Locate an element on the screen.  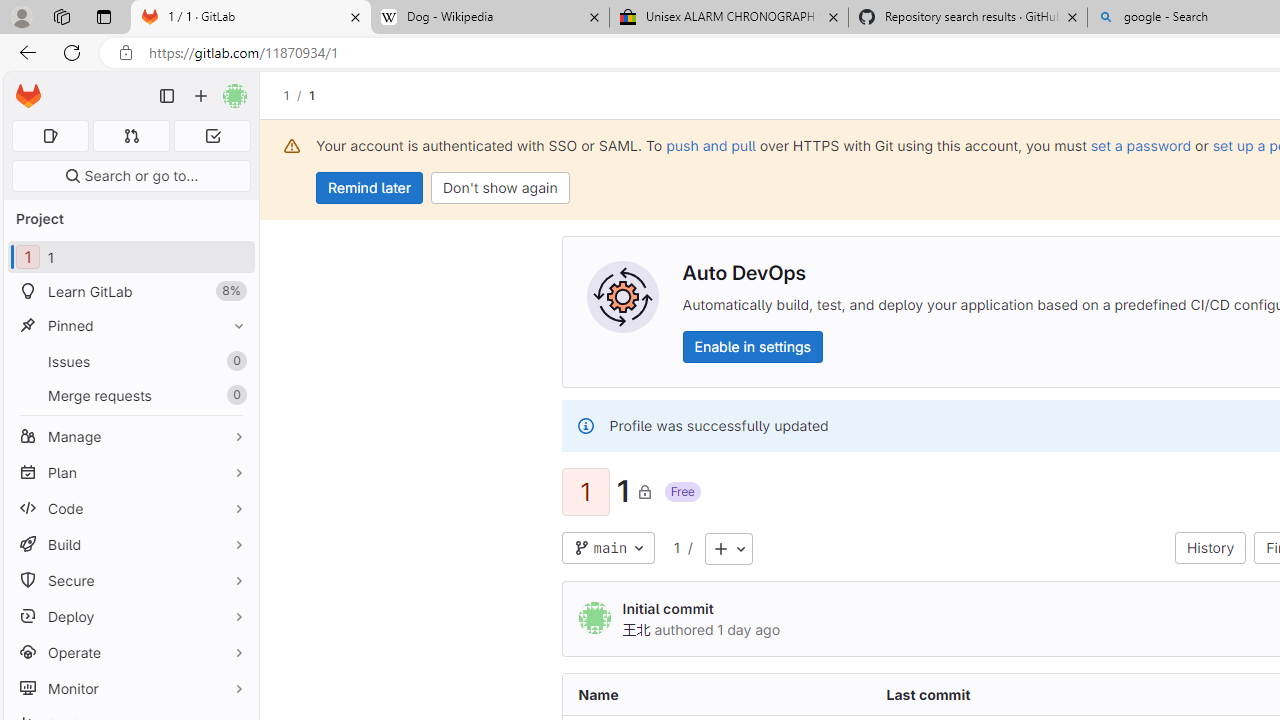
'Unpin Merge requests' is located at coordinates (234, 395).